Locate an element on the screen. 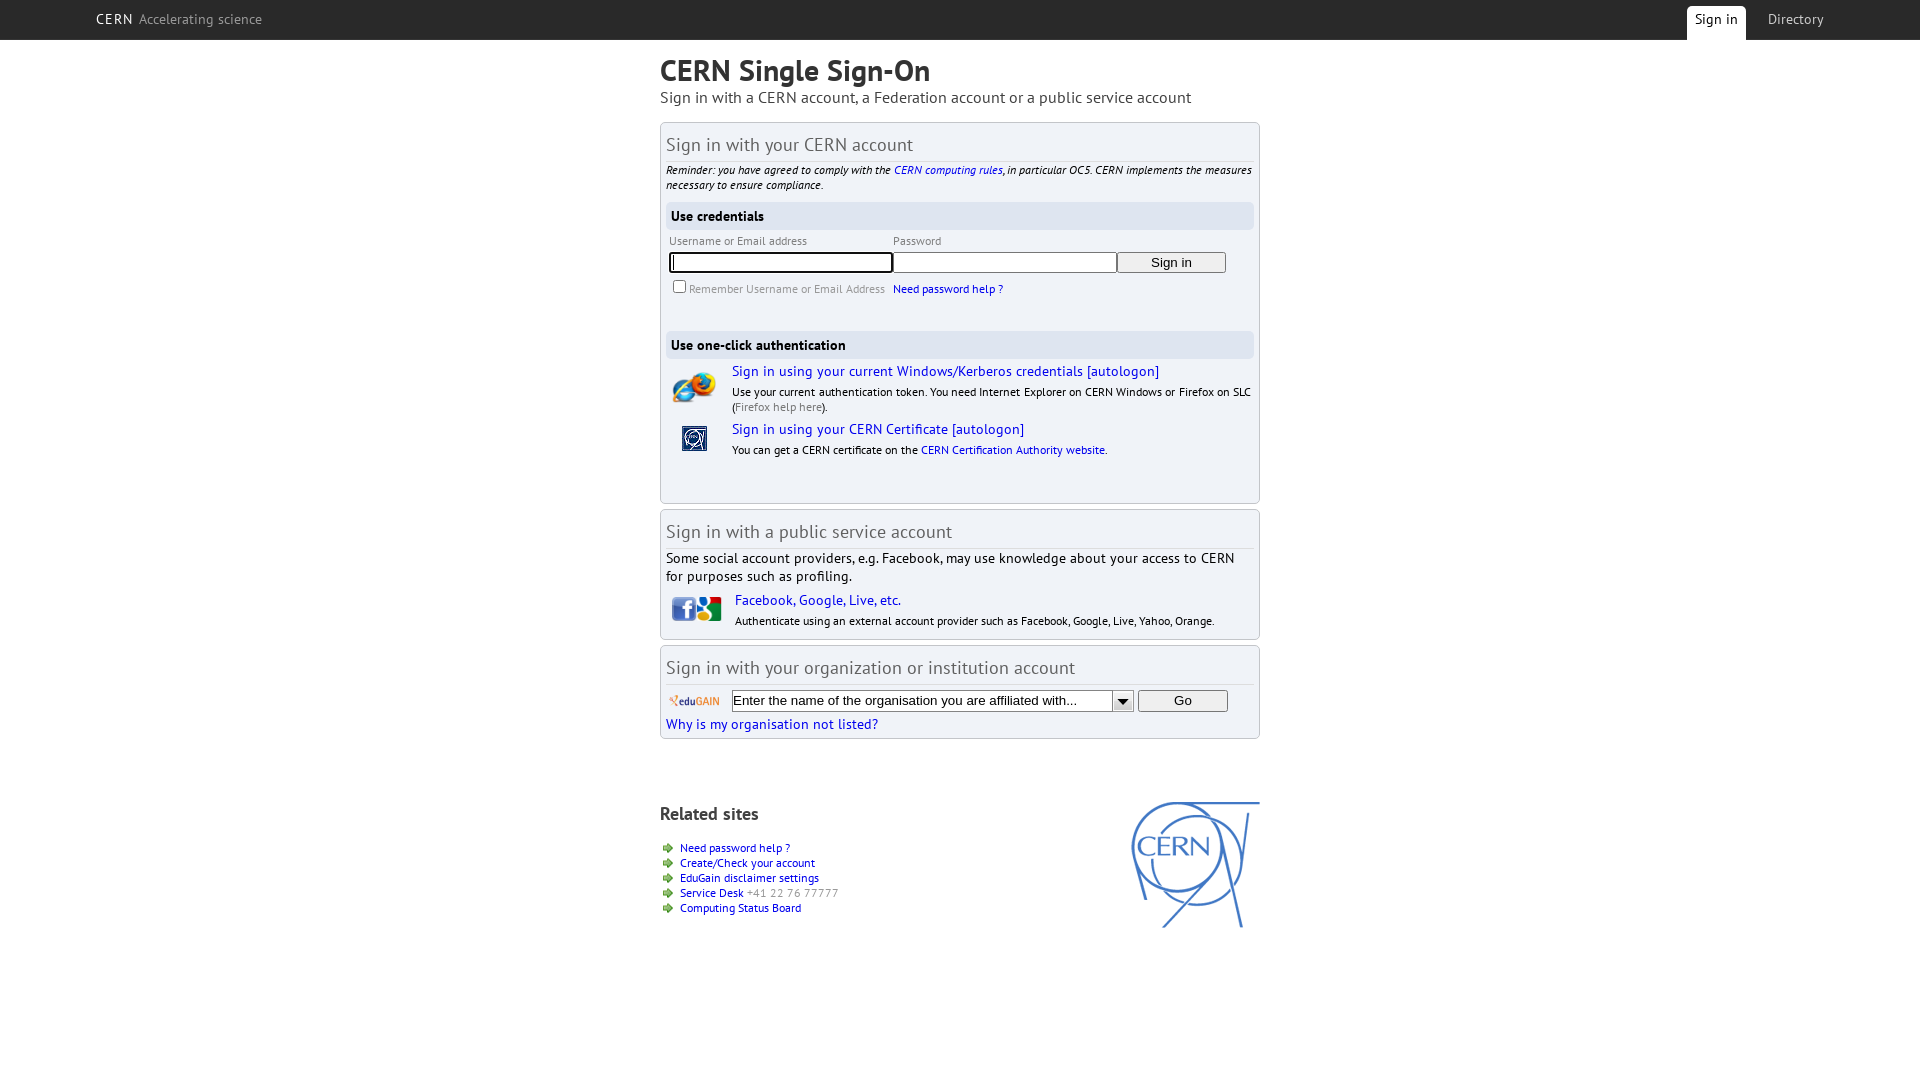 This screenshot has width=1920, height=1080. 'Why is my organisation not listed?' is located at coordinates (666, 724).